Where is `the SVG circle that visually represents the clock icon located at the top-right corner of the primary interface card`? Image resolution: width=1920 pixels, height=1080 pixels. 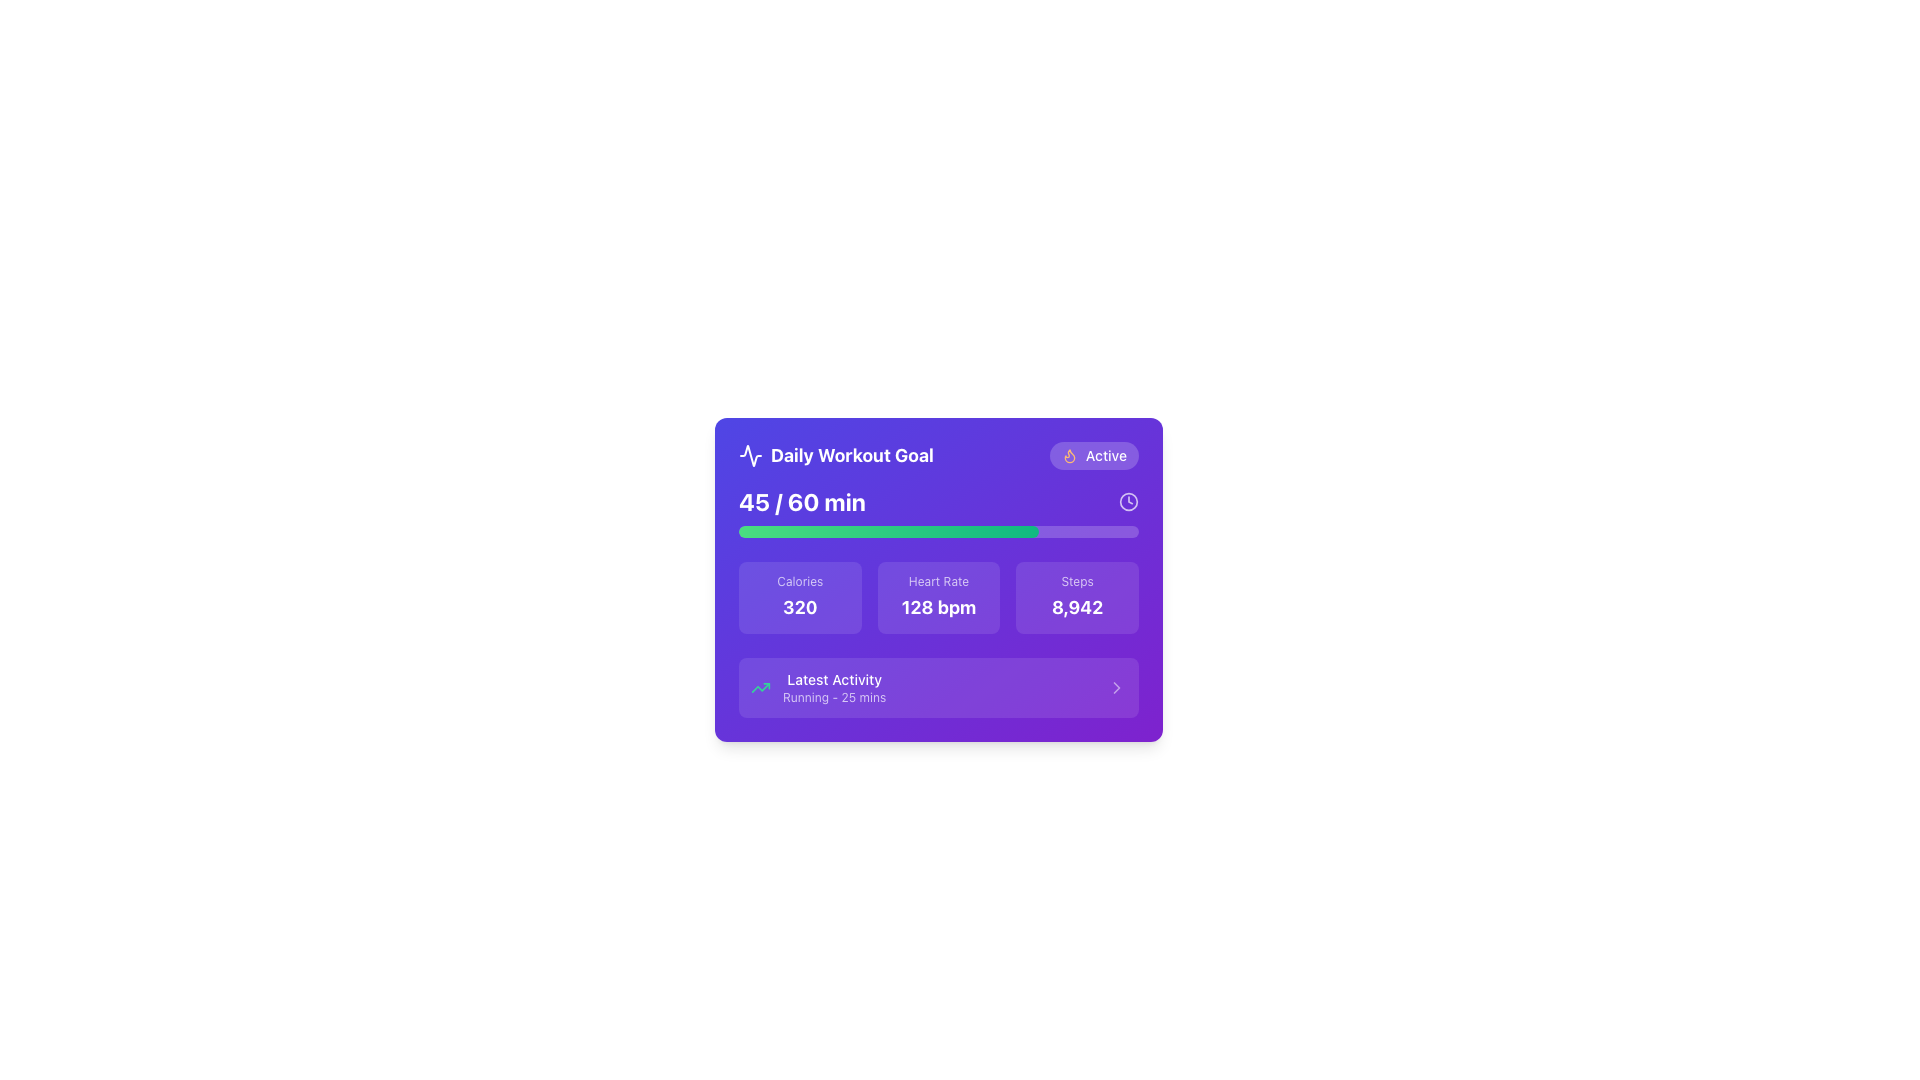
the SVG circle that visually represents the clock icon located at the top-right corner of the primary interface card is located at coordinates (1128, 500).